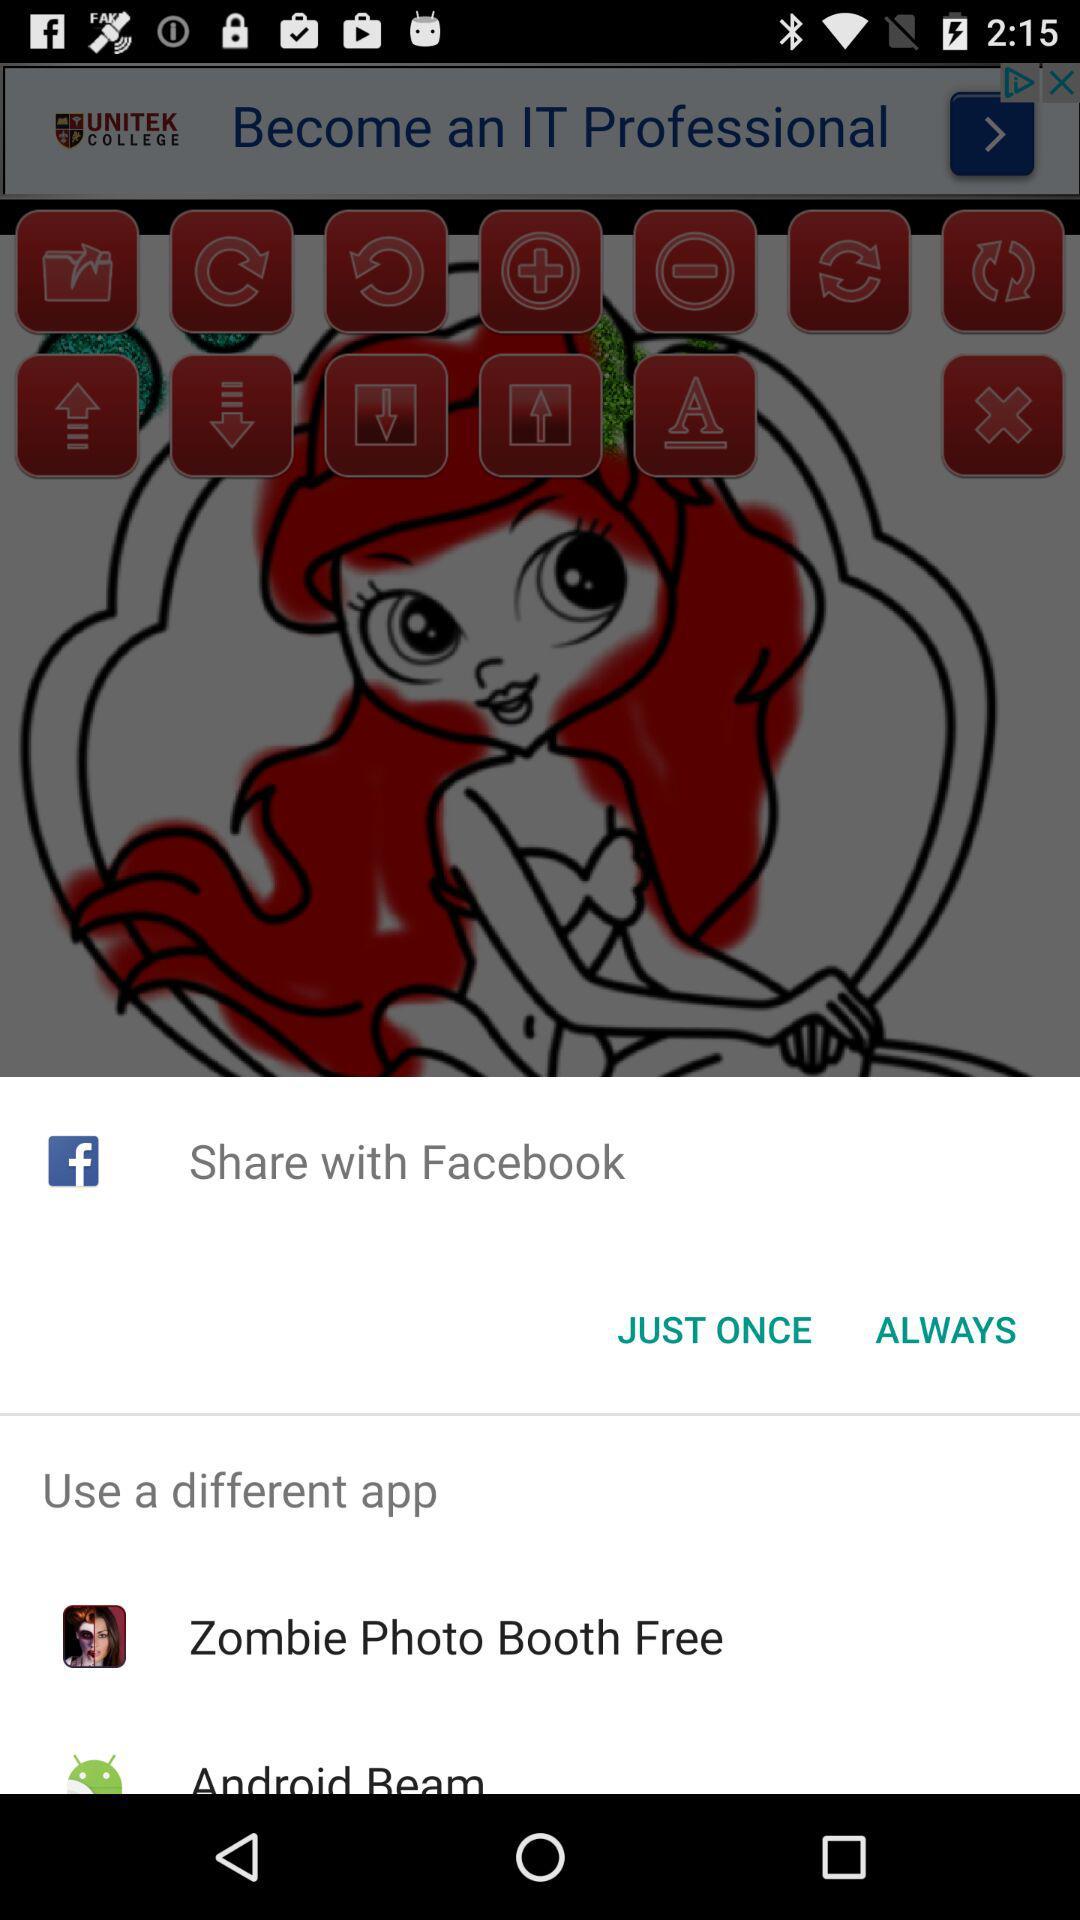 This screenshot has height=1920, width=1080. Describe the element at coordinates (945, 1329) in the screenshot. I see `the icon below share with facebook app` at that location.